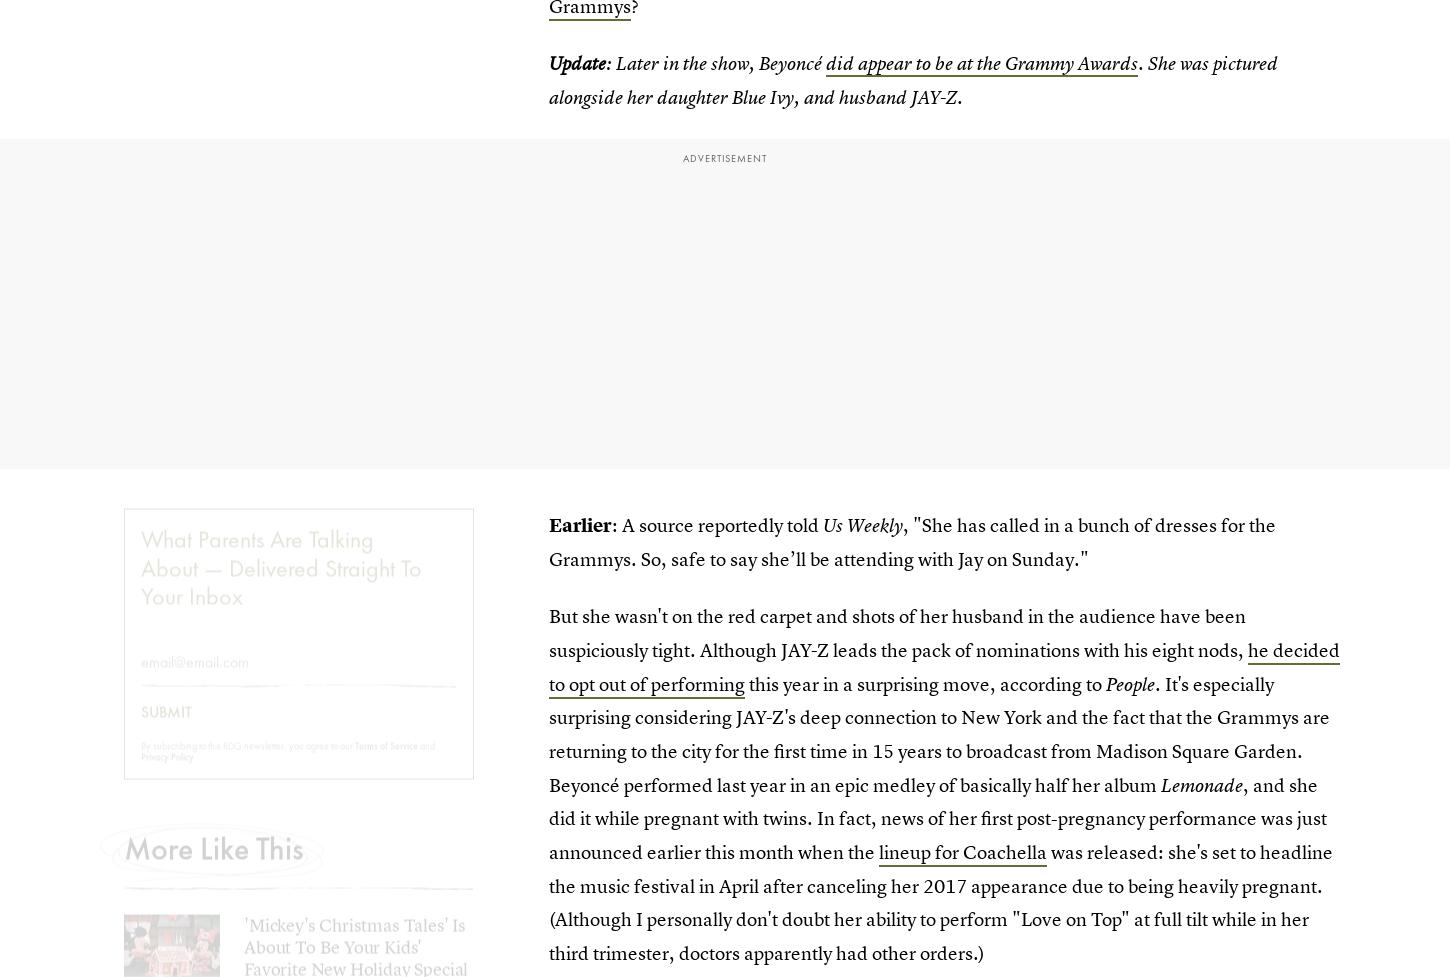  I want to click on 'Update', so click(577, 63).